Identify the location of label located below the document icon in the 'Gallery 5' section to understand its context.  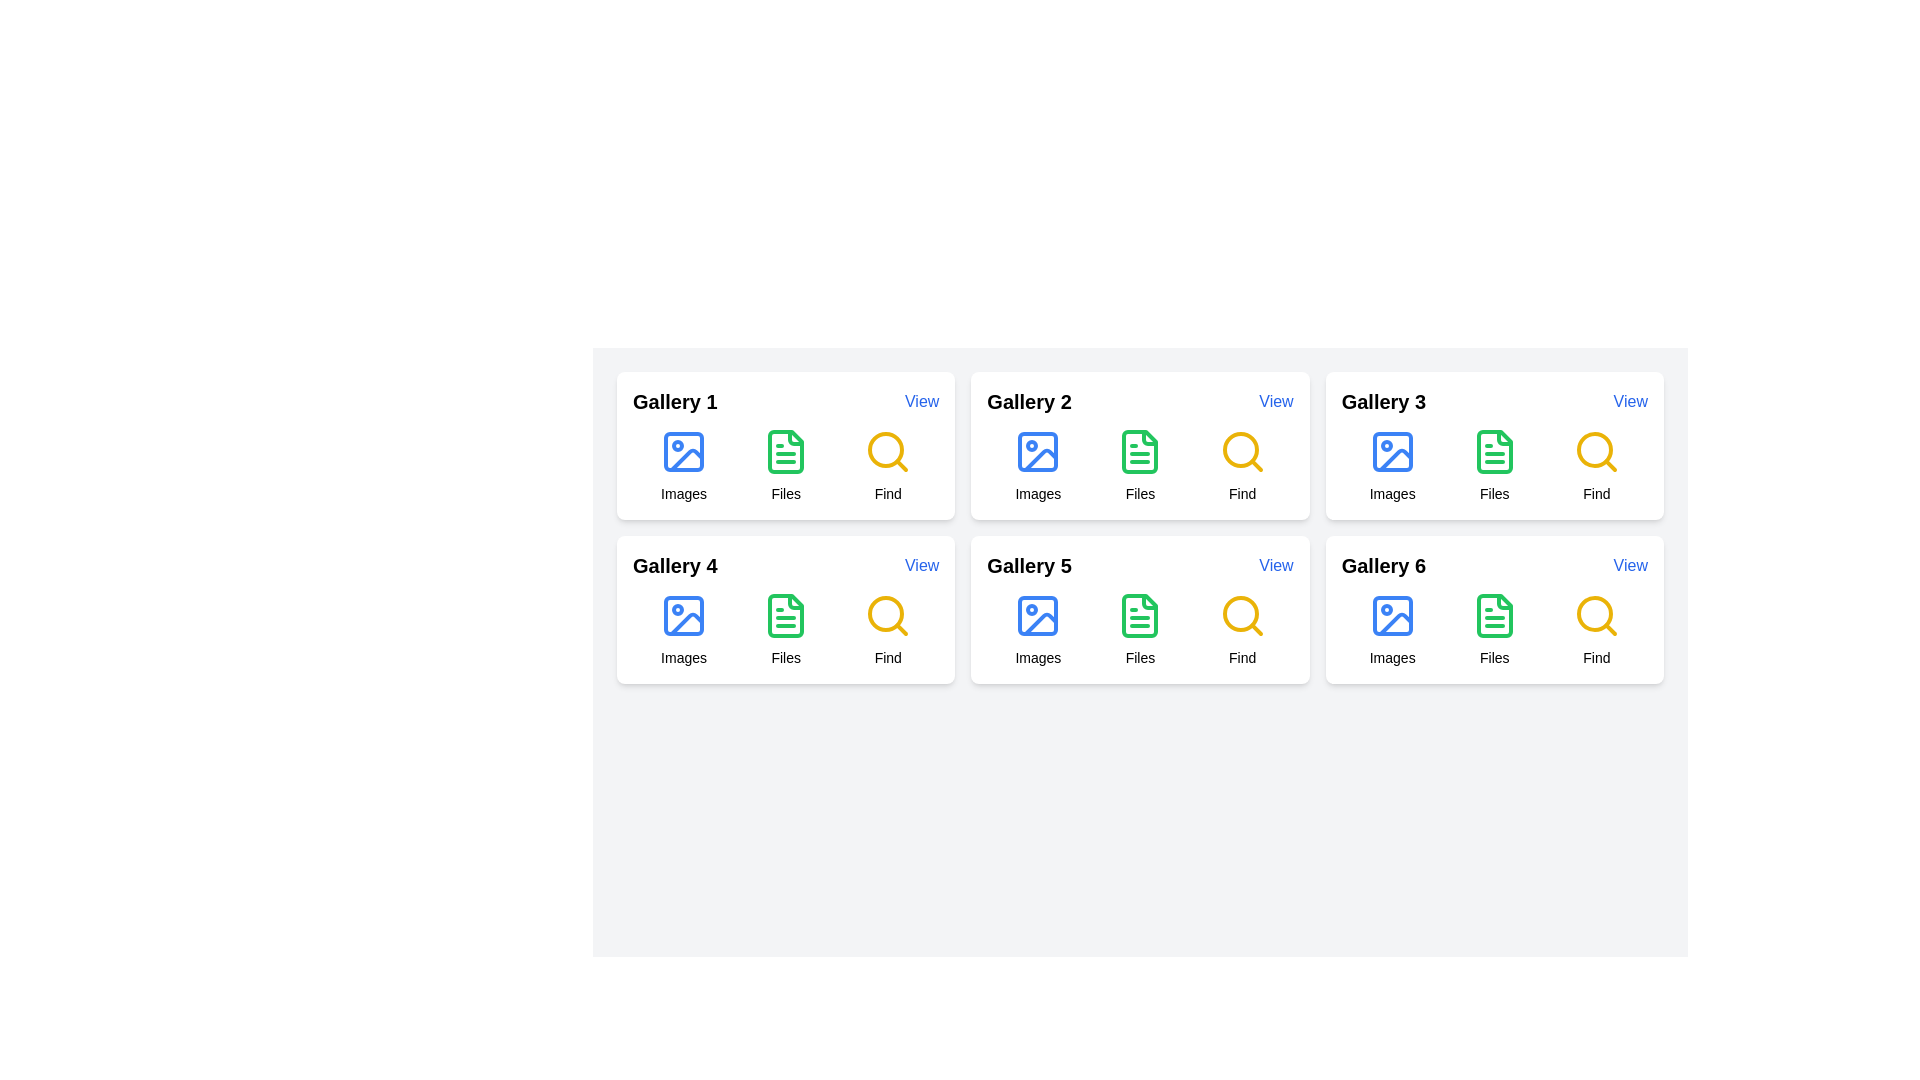
(1140, 658).